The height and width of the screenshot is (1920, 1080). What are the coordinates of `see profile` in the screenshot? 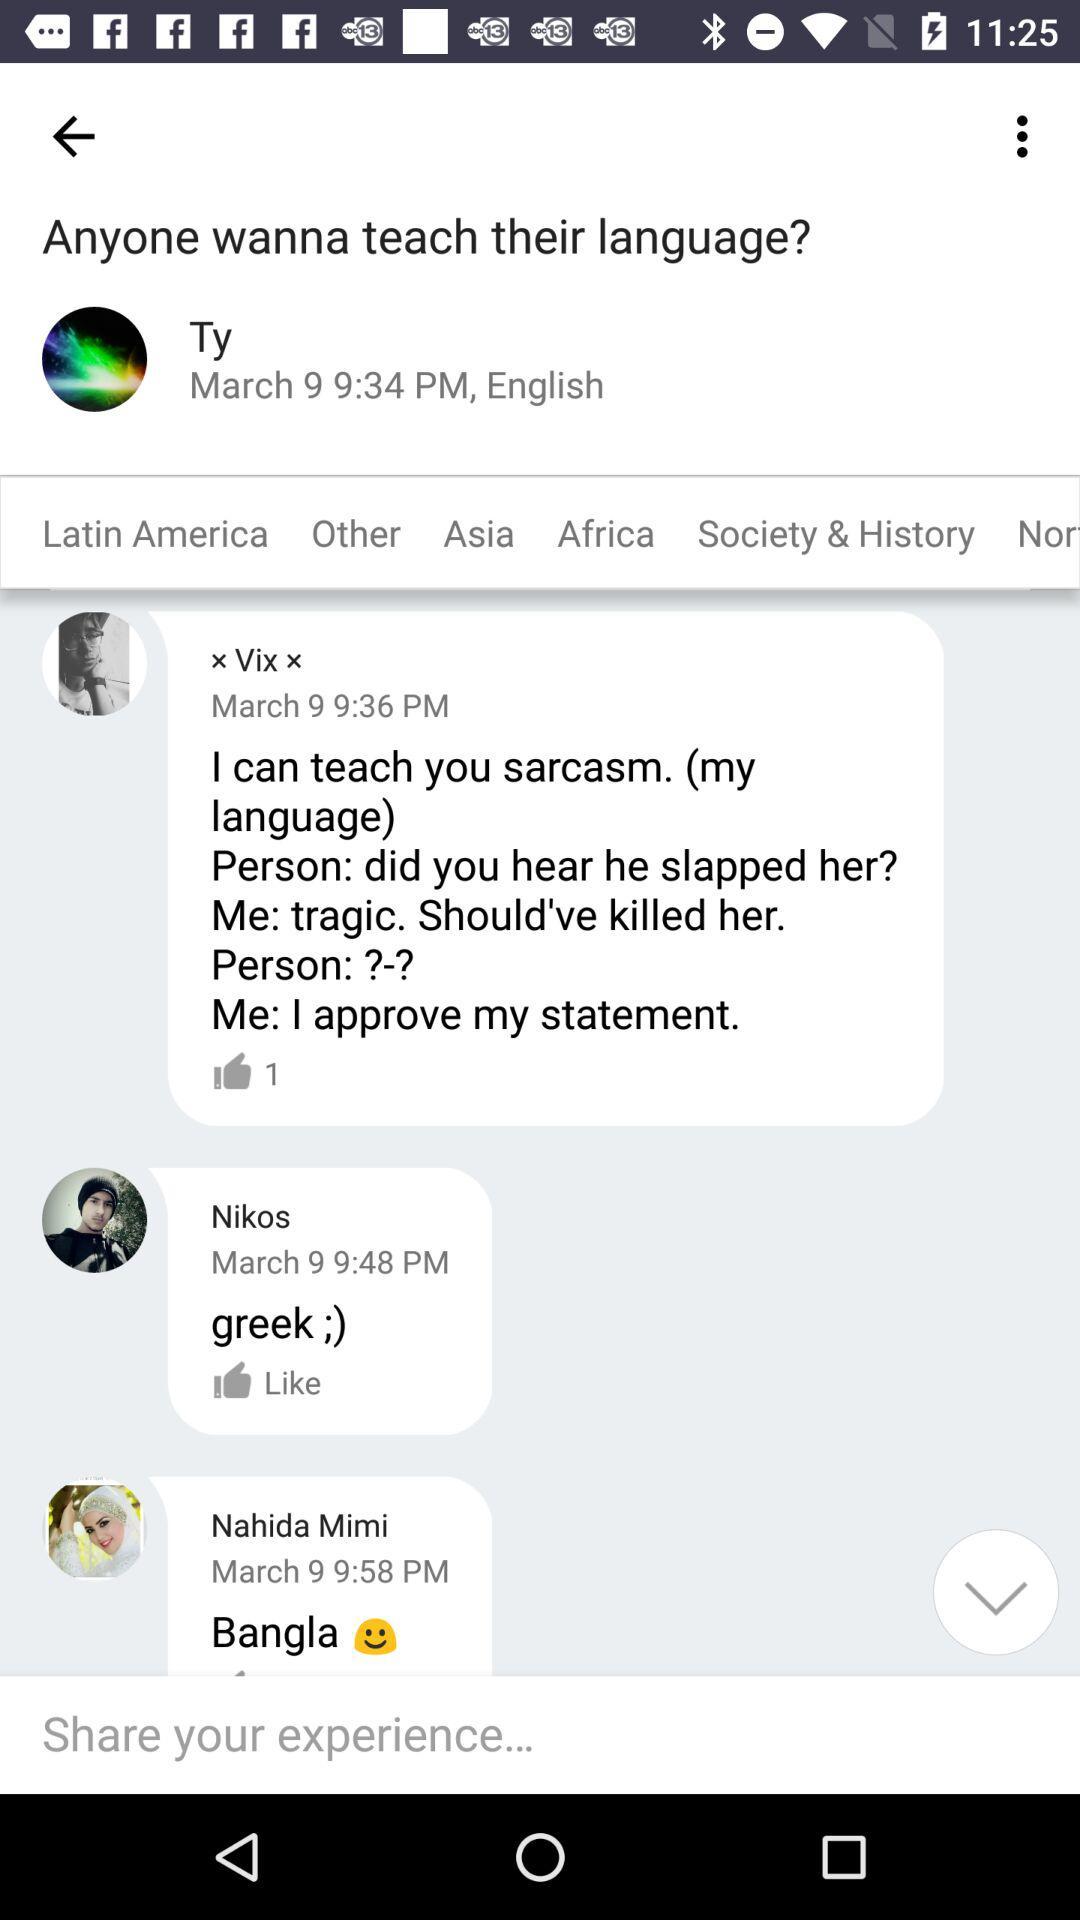 It's located at (94, 359).